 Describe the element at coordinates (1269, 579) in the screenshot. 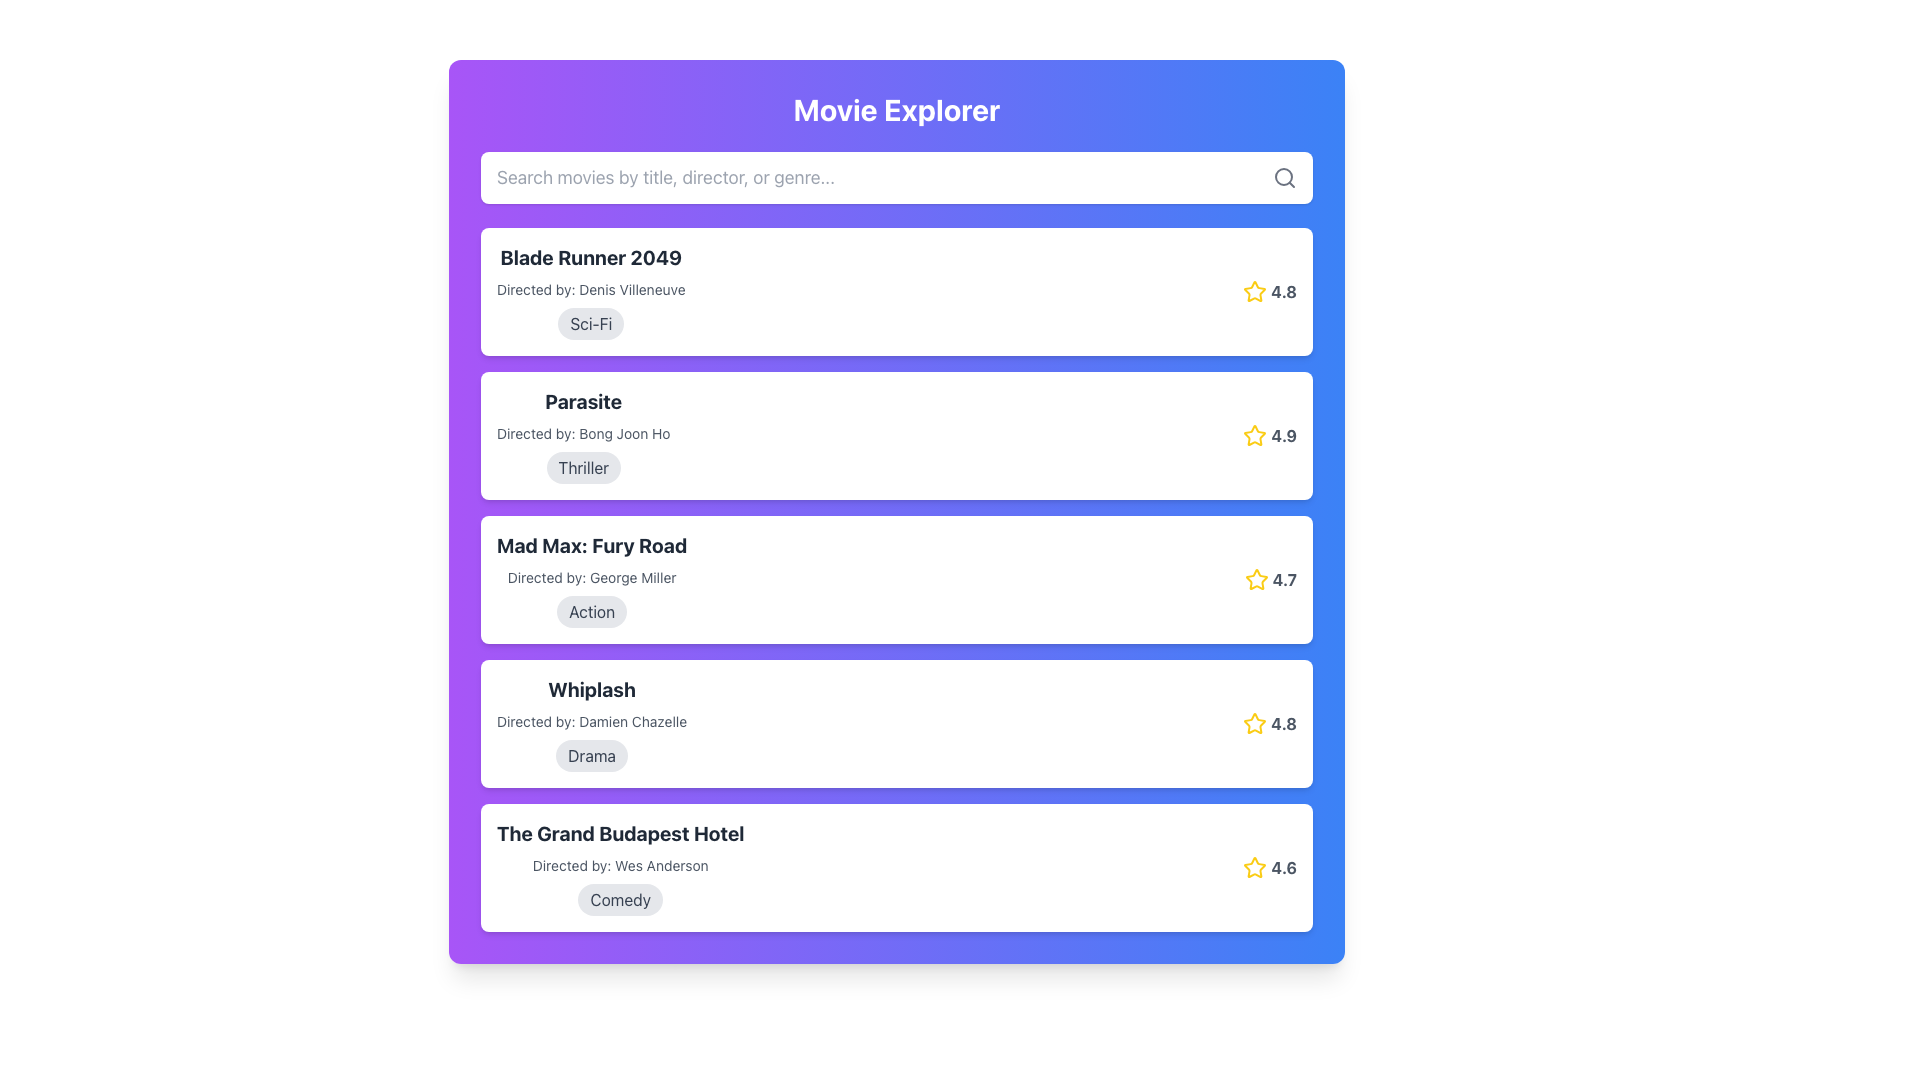

I see `the rating display for the movie 'Mad Max: Fury Road', which is located at the top right corner of the movie card` at that location.